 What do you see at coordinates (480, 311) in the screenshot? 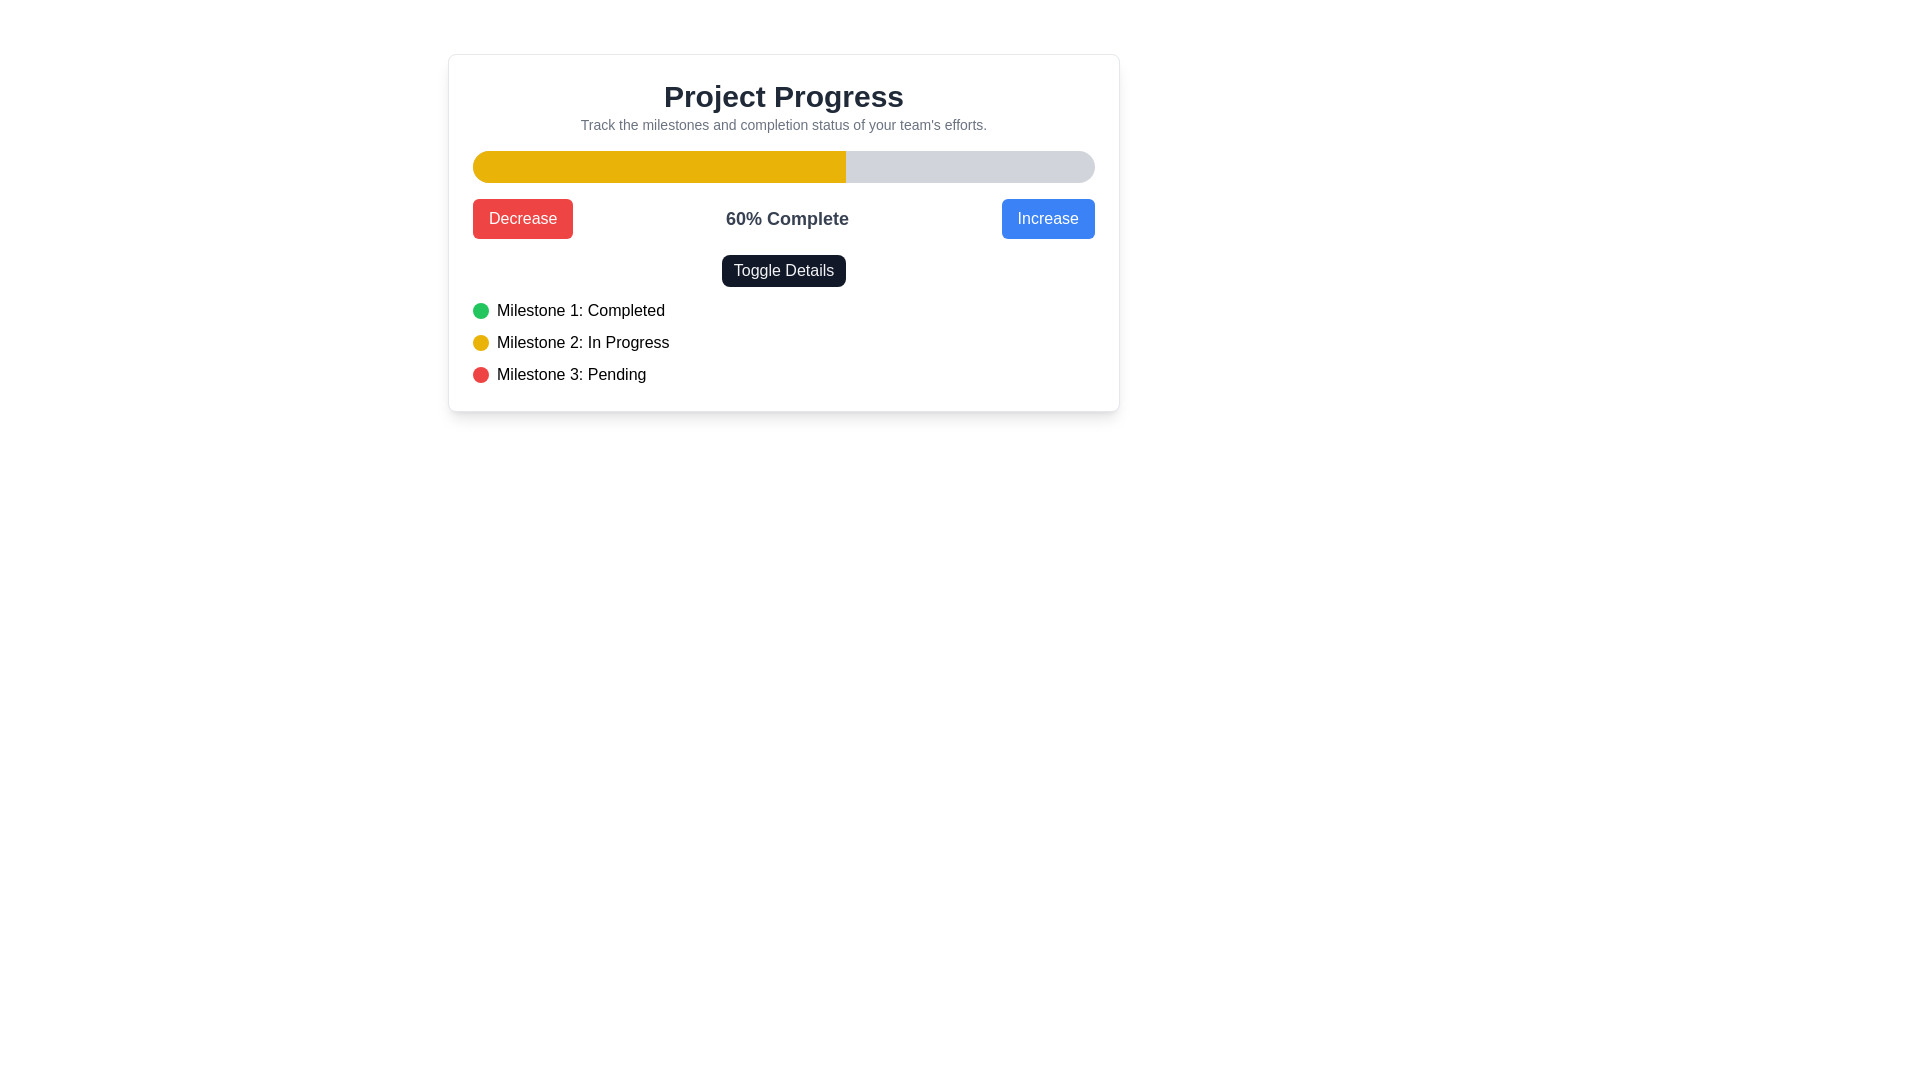
I see `the green Indicator (status symbol) that represents the completion status of the first milestone, located before the text label 'Milestone 1: Completed'` at bounding box center [480, 311].